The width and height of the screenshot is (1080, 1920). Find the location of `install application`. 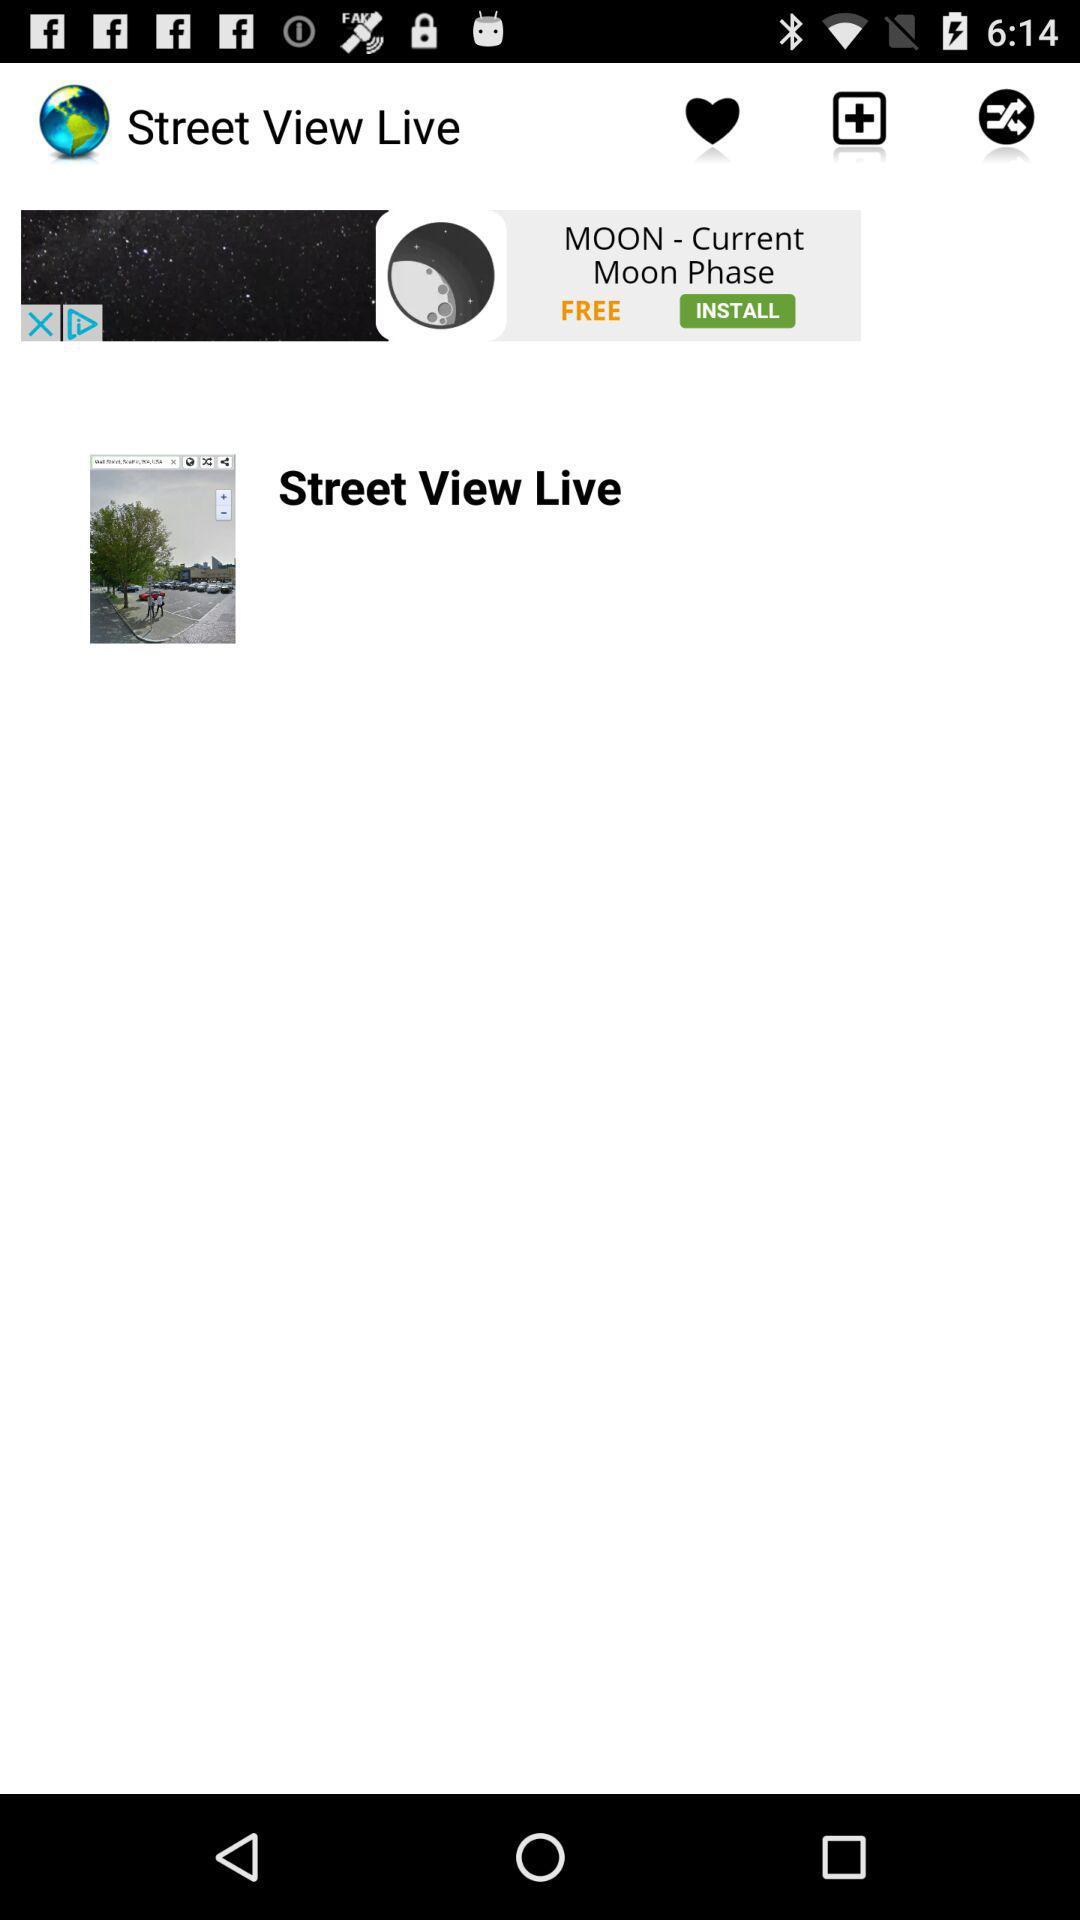

install application is located at coordinates (439, 274).